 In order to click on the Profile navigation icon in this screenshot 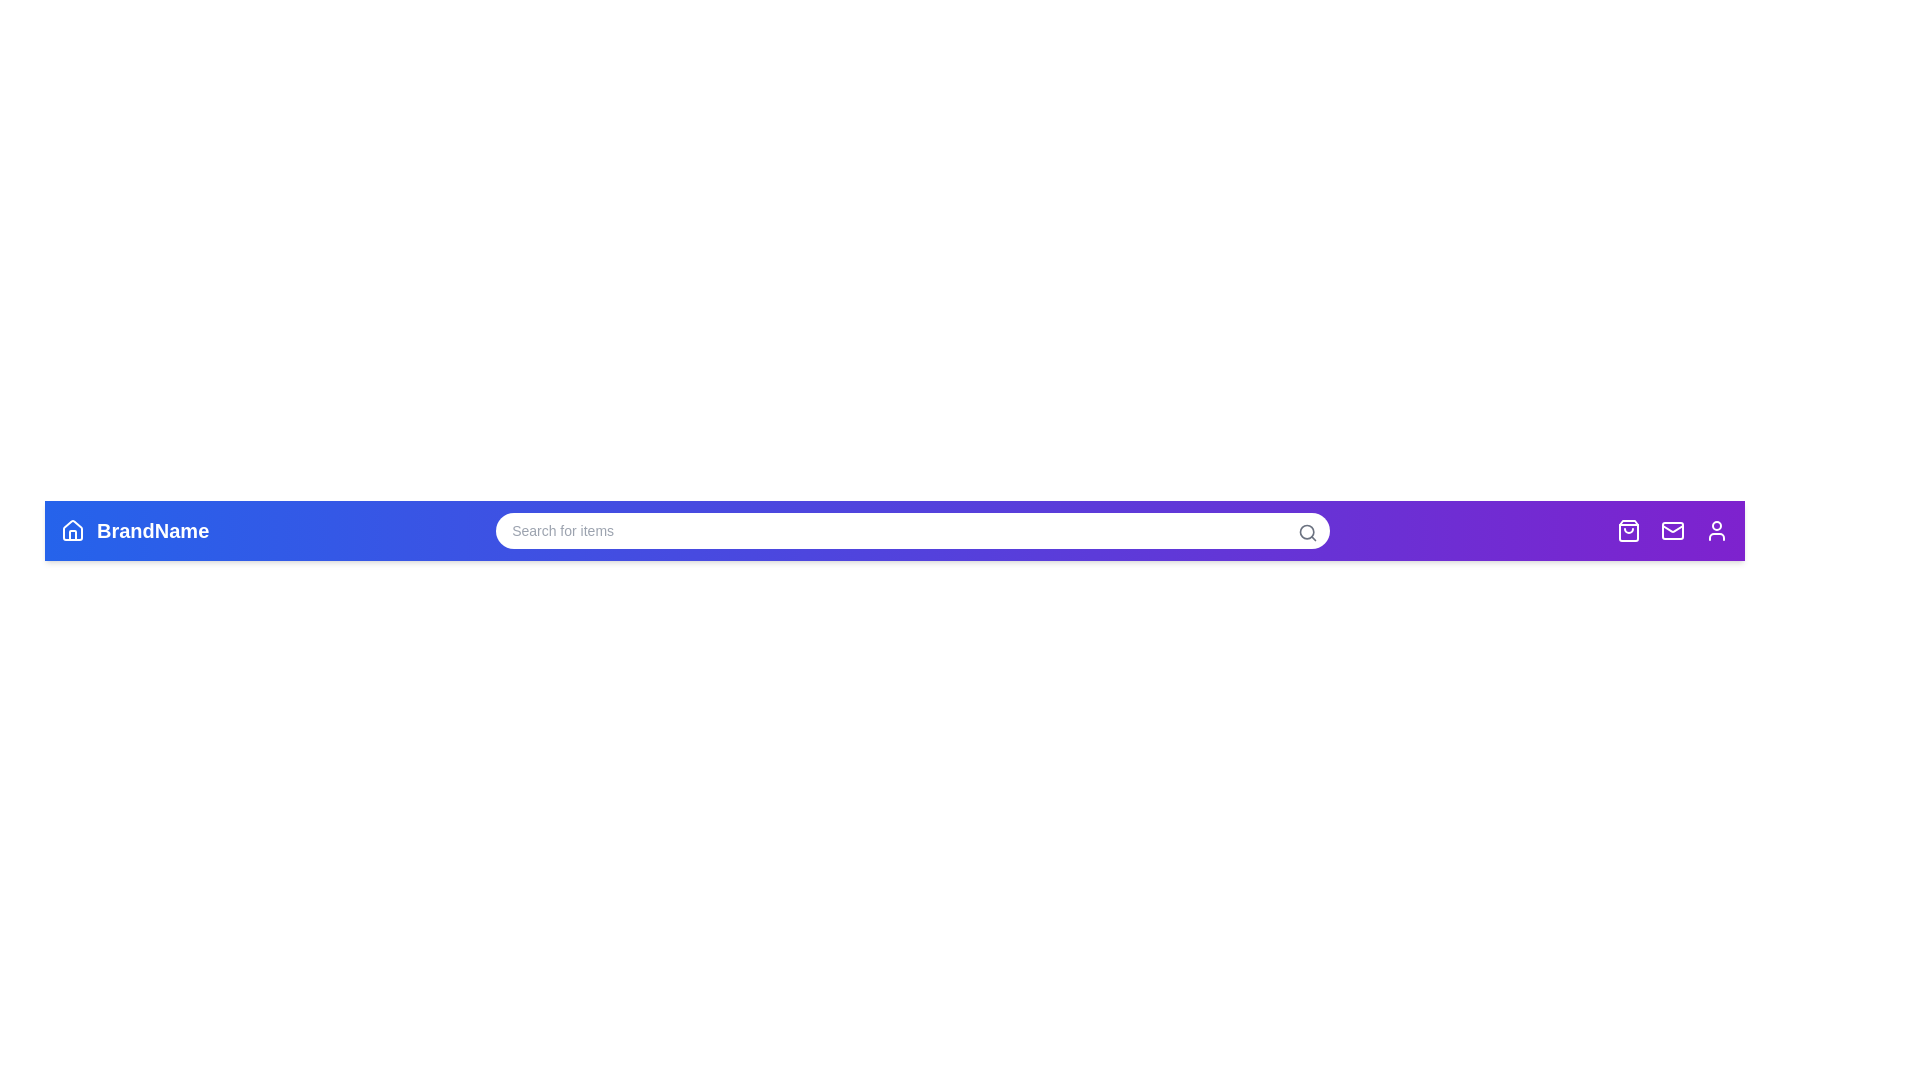, I will do `click(1716, 530)`.